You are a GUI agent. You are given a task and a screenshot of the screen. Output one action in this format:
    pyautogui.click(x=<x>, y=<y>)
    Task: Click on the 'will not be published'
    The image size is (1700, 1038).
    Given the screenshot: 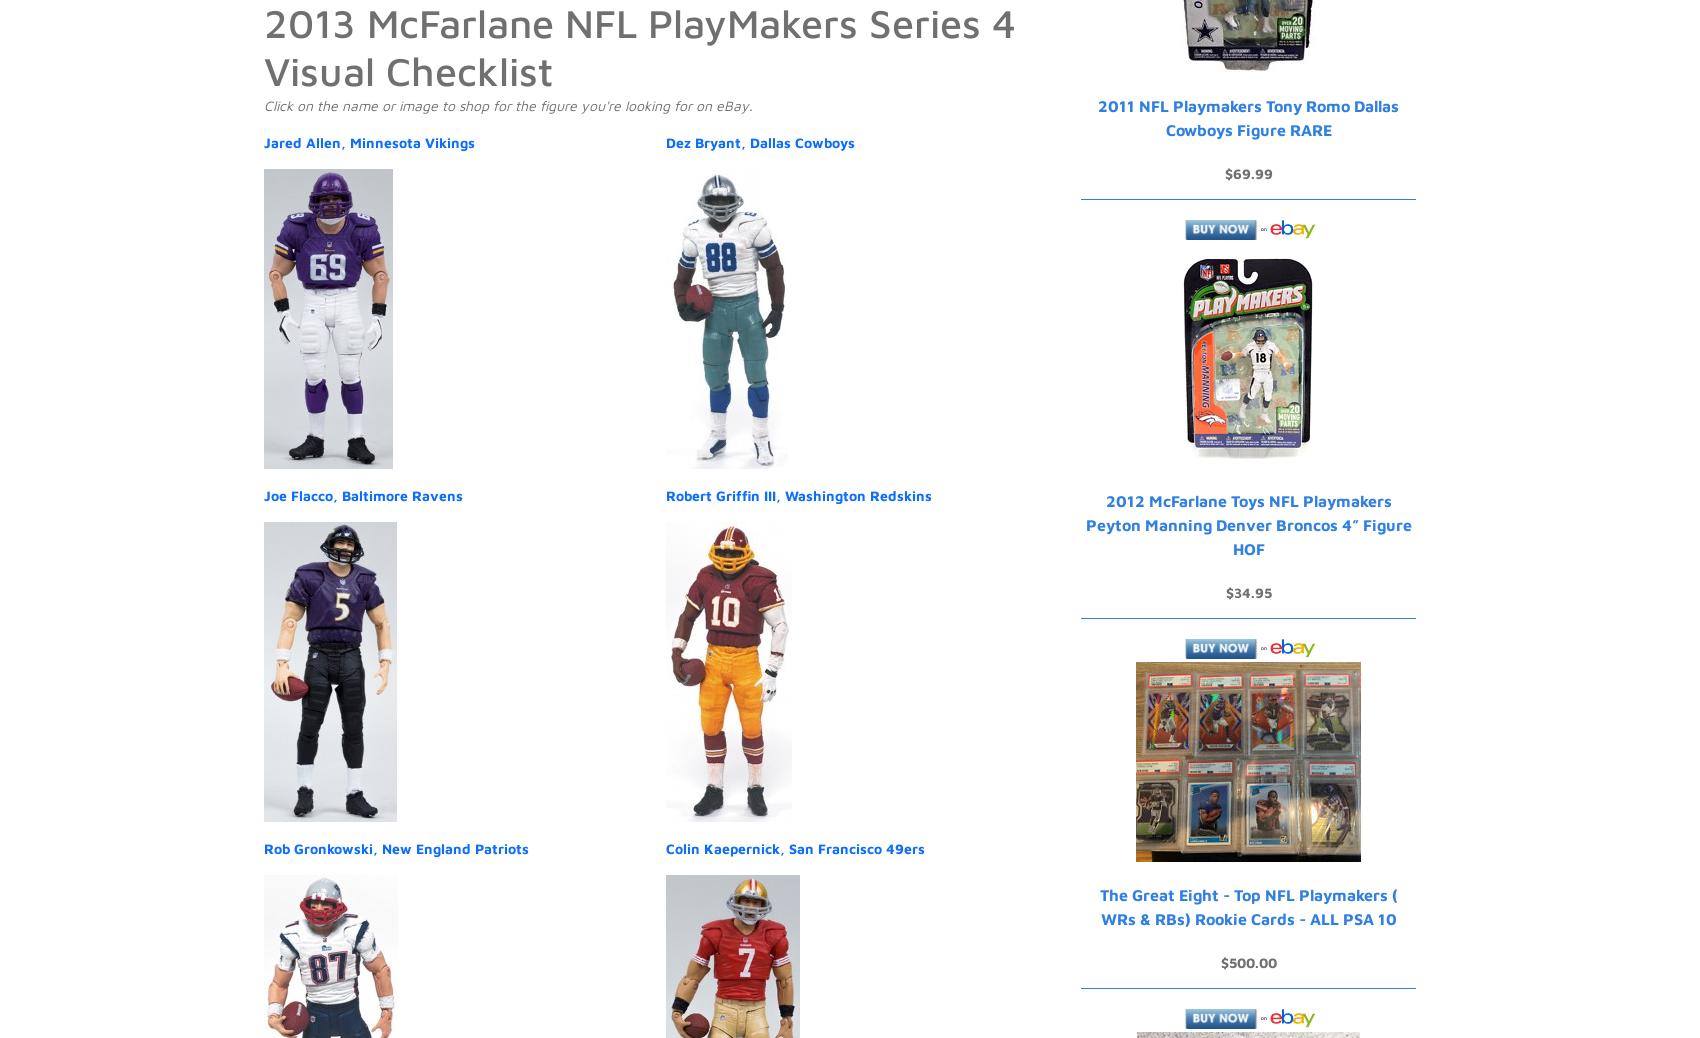 What is the action you would take?
    pyautogui.click(x=466, y=343)
    